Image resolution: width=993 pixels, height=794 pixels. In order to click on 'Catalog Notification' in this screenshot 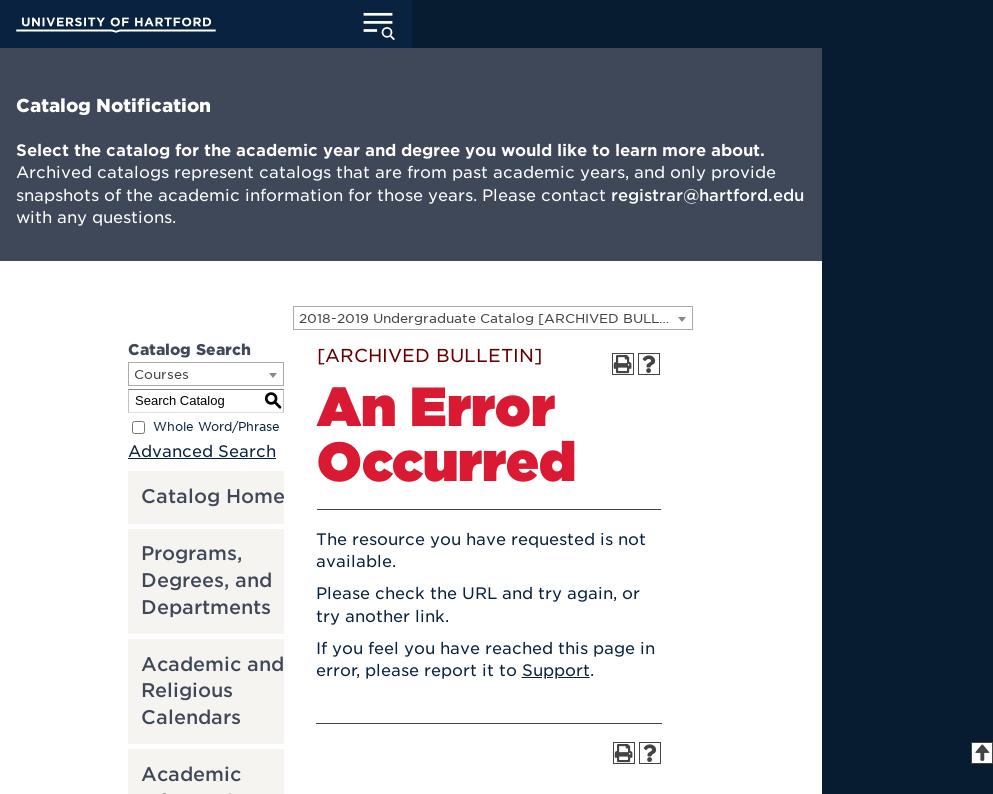, I will do `click(112, 104)`.